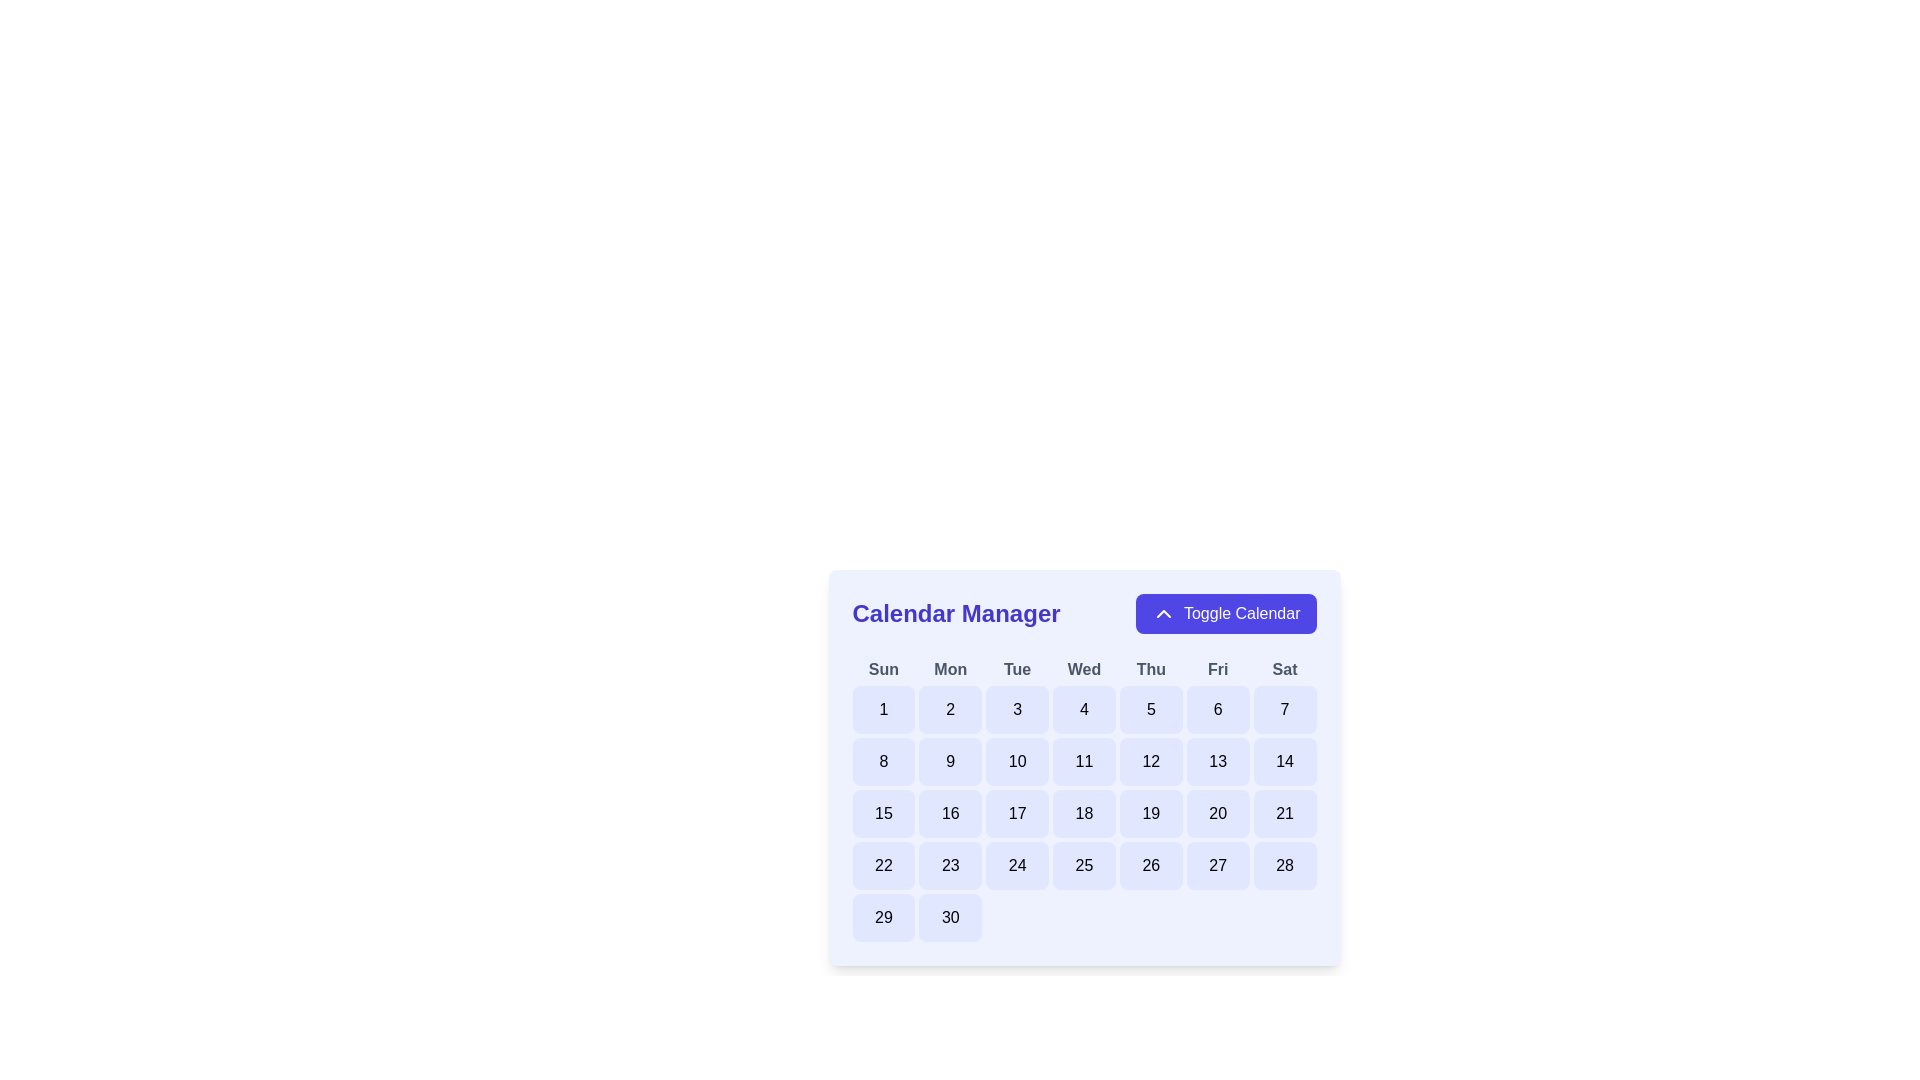 This screenshot has height=1080, width=1920. Describe the element at coordinates (1285, 670) in the screenshot. I see `the bold gray text label reading 'Sat', which is the last element in the row of days of the week at the top of the calendar` at that location.